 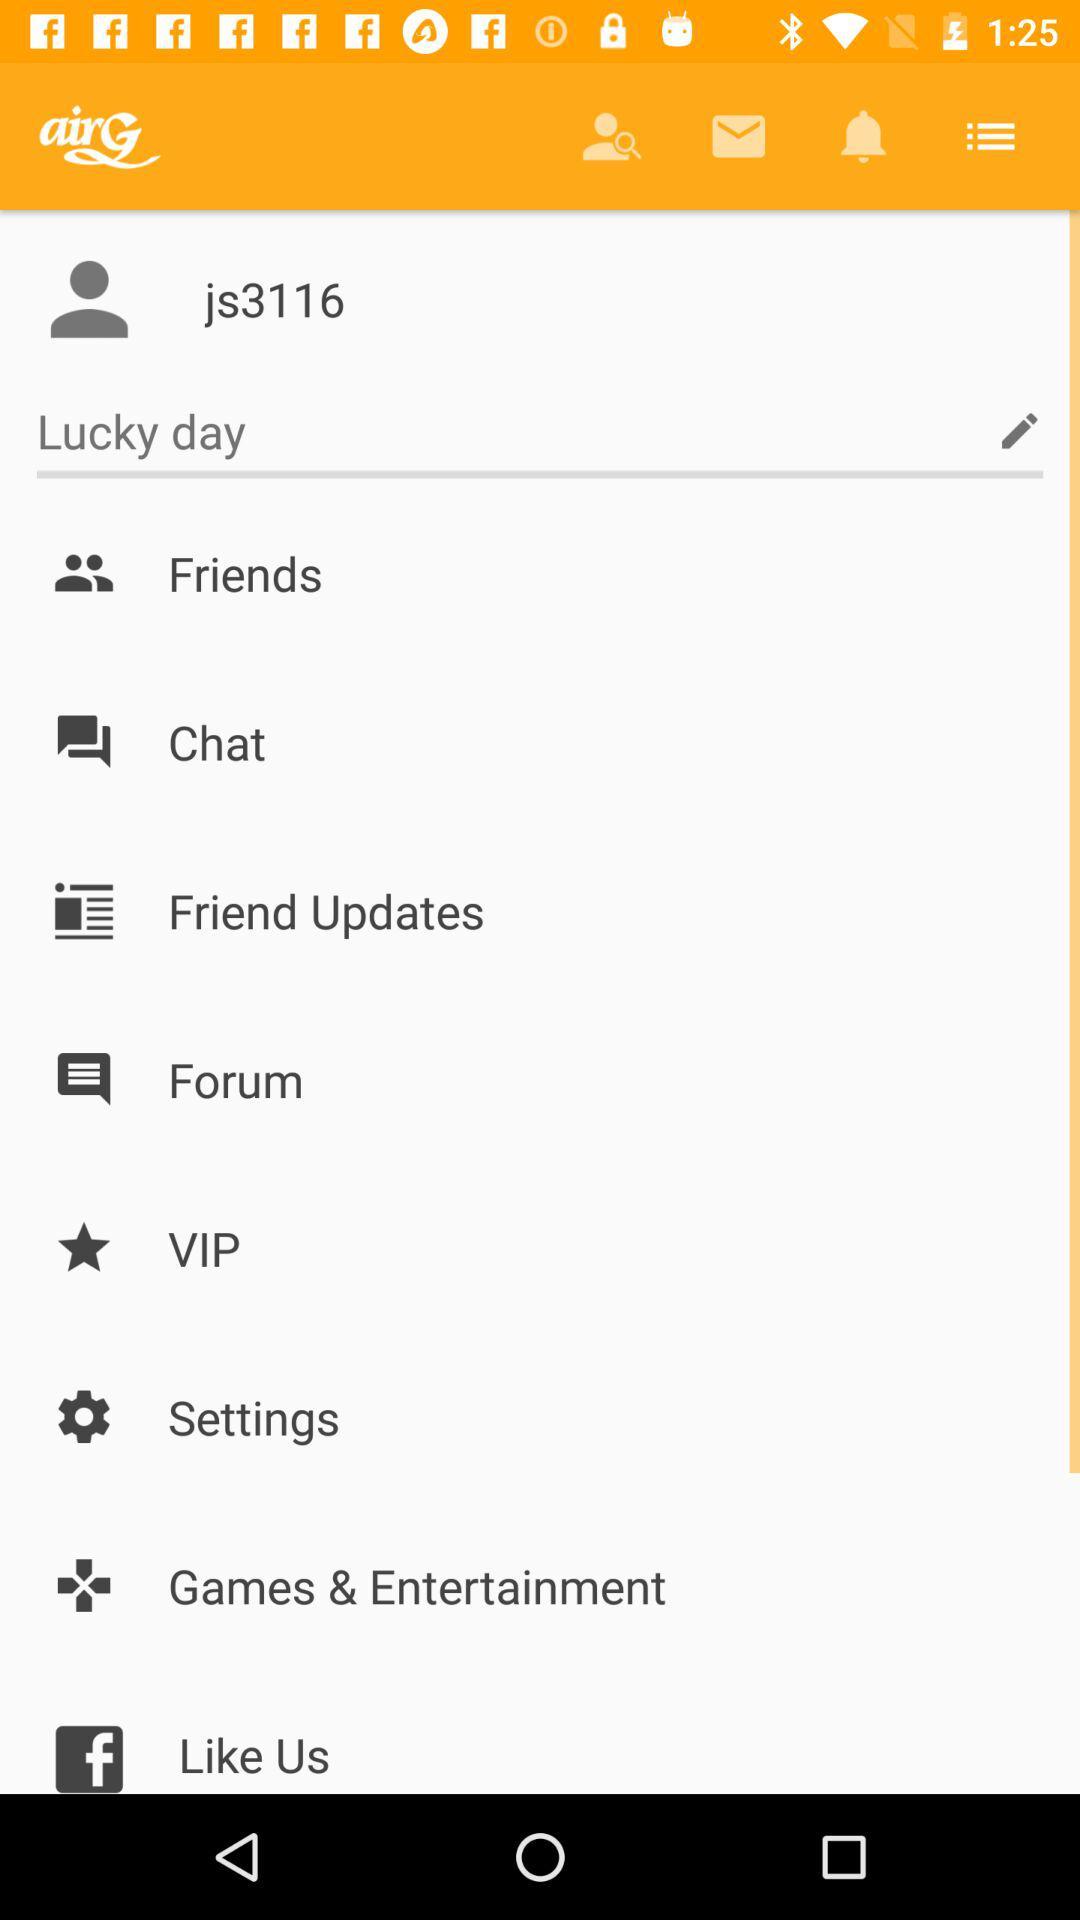 What do you see at coordinates (88, 298) in the screenshot?
I see `profile` at bounding box center [88, 298].